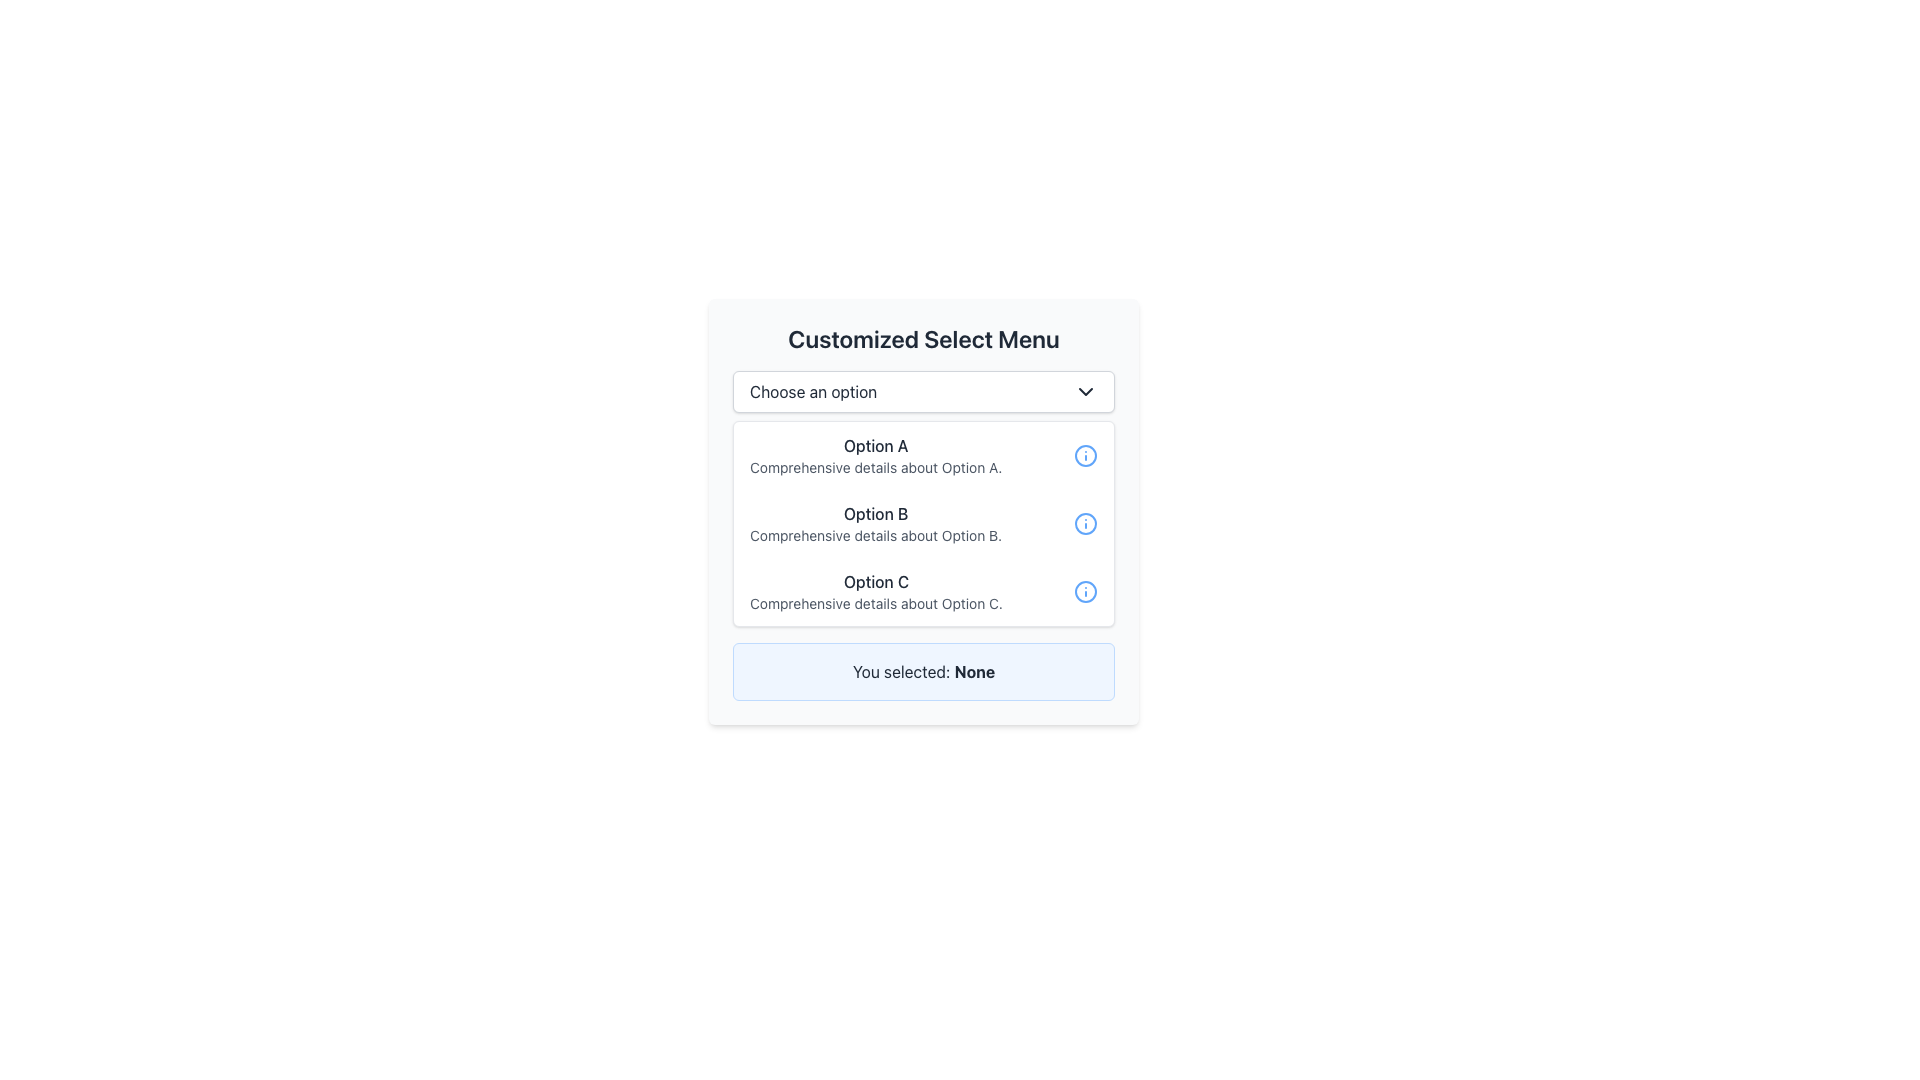 Image resolution: width=1920 pixels, height=1080 pixels. I want to click on the third item in the dropdown menu that allows users, so click(923, 590).